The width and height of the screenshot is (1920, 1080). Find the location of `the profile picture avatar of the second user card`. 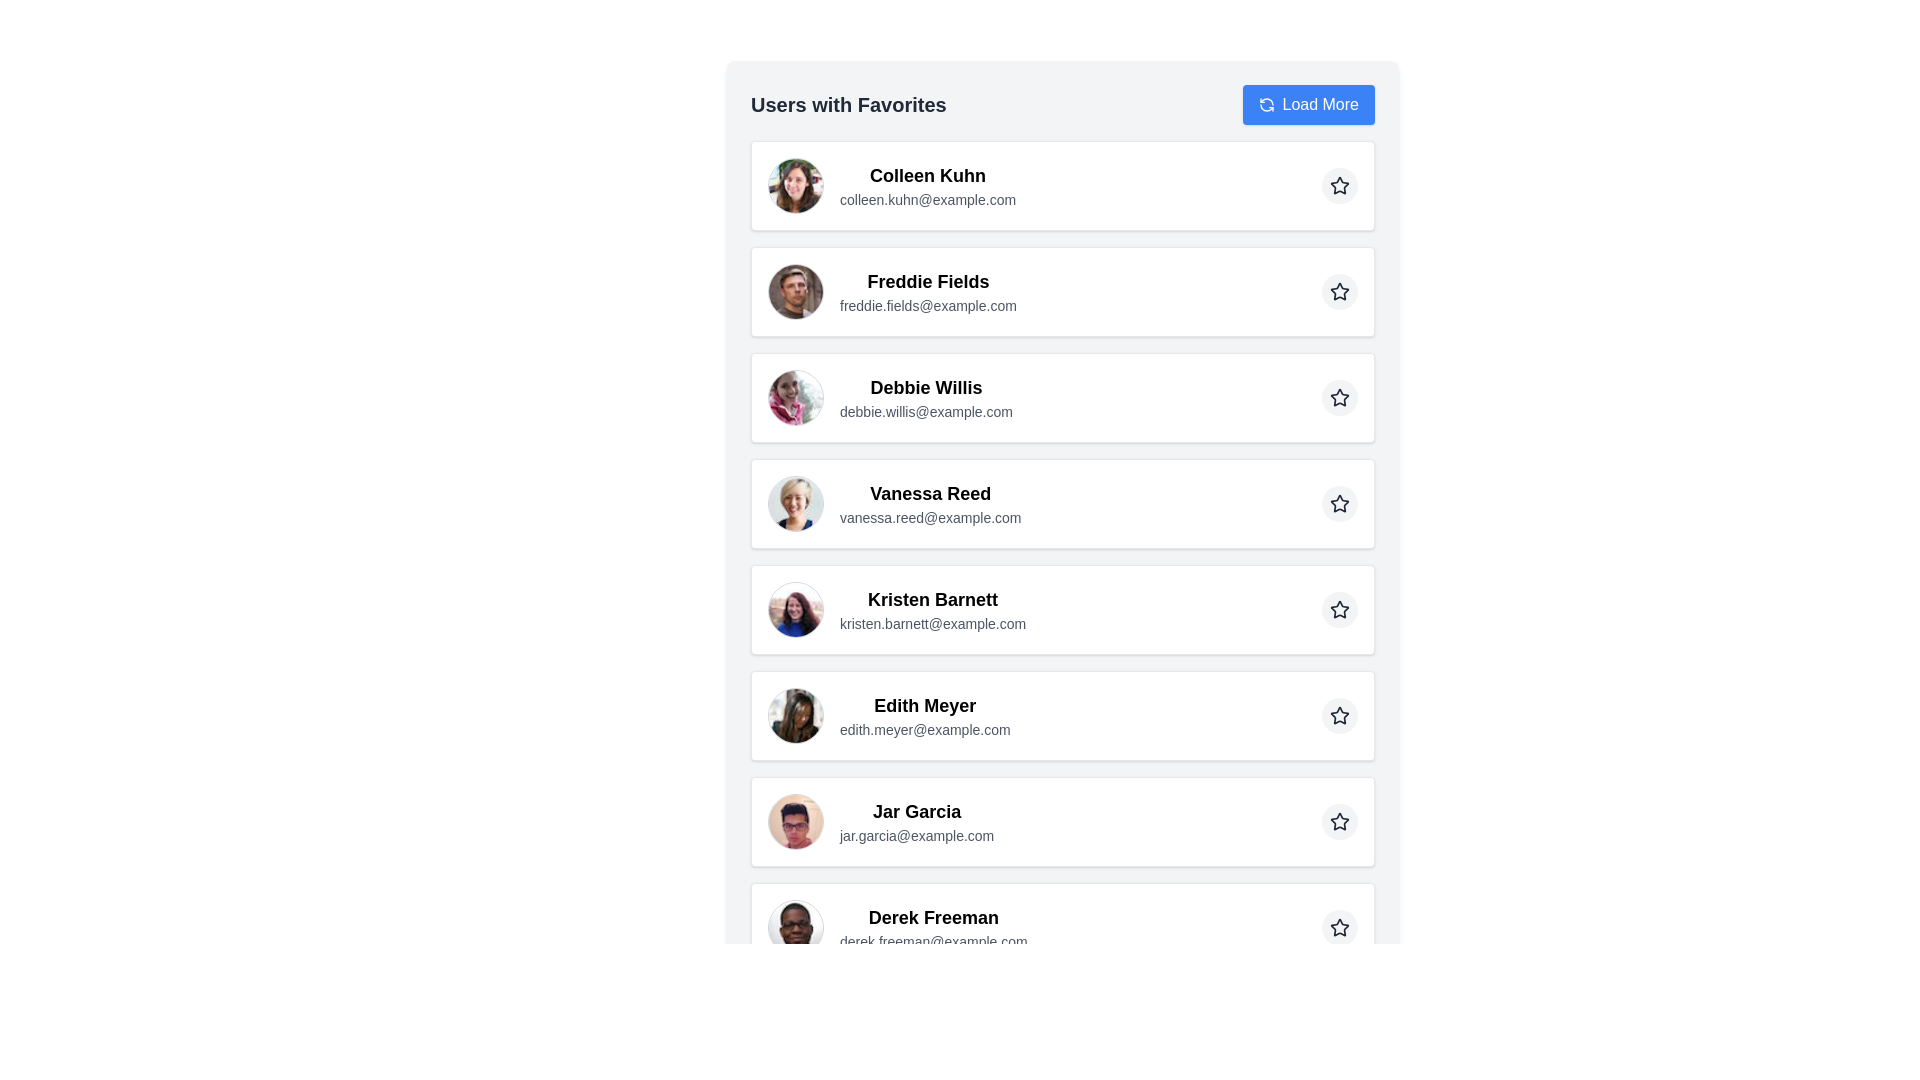

the profile picture avatar of the second user card is located at coordinates (795, 292).